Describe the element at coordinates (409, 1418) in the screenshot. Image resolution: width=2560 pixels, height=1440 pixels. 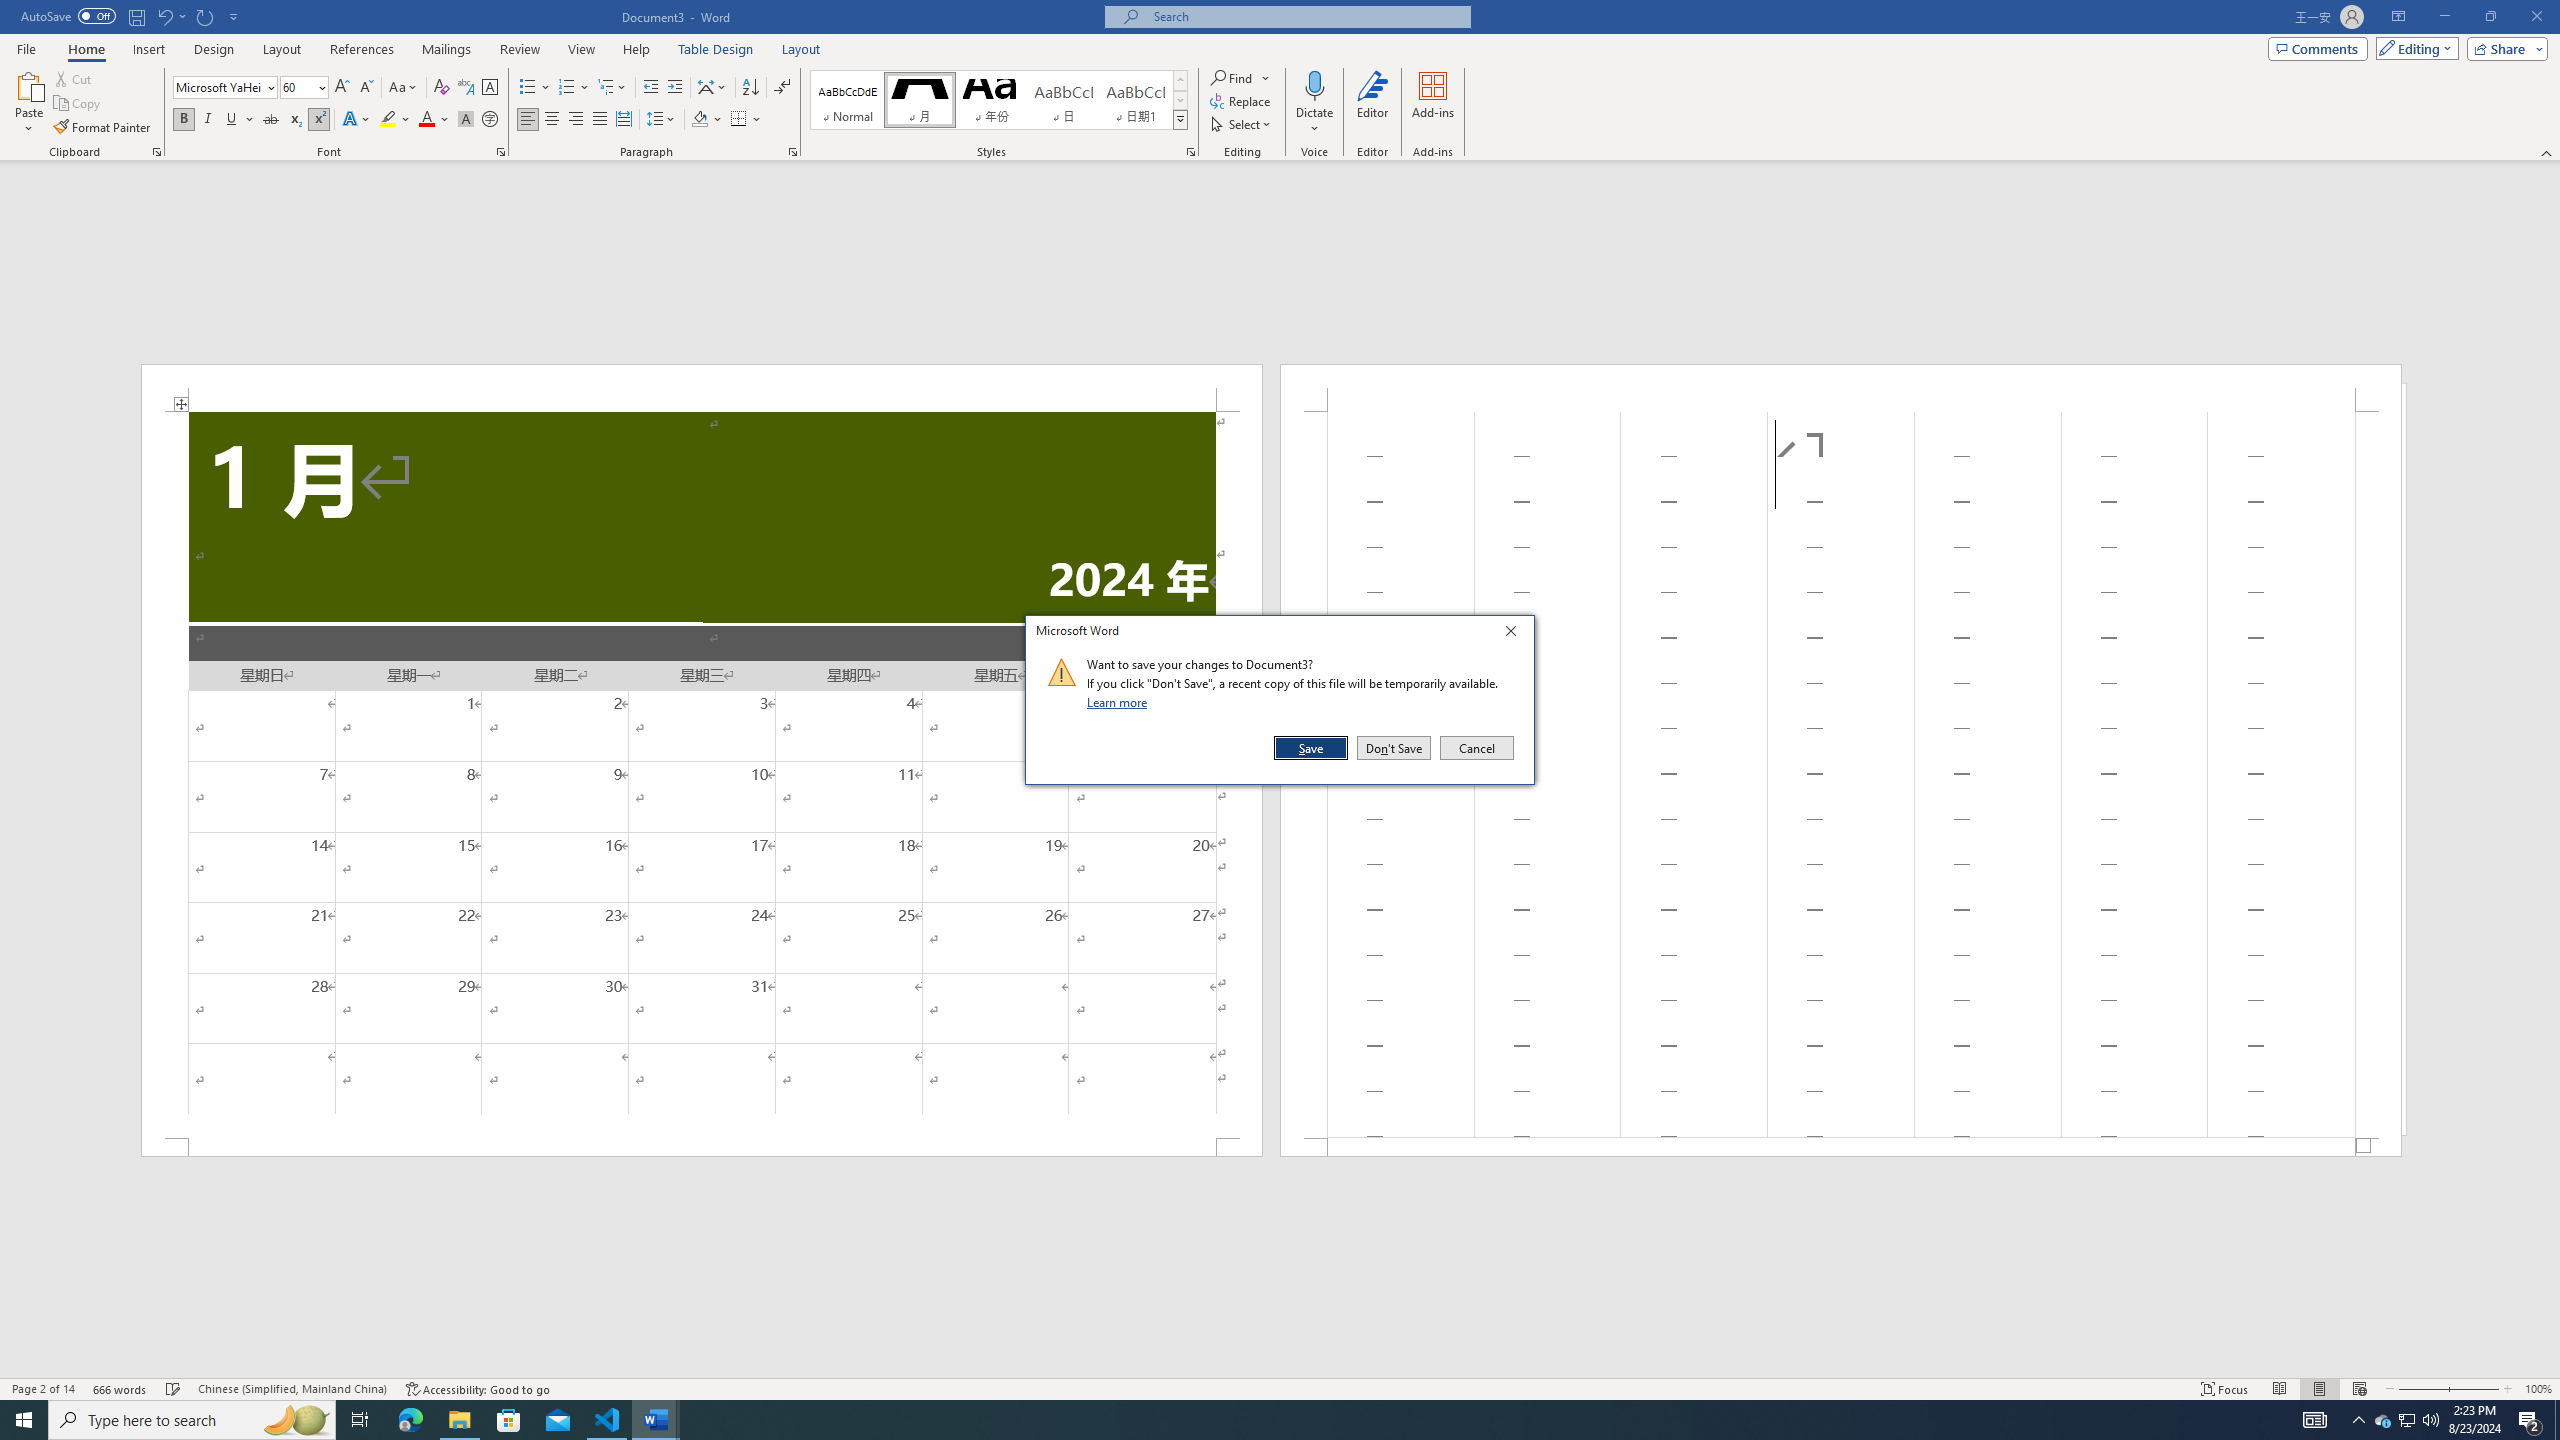
I see `'Microsoft Edge'` at that location.